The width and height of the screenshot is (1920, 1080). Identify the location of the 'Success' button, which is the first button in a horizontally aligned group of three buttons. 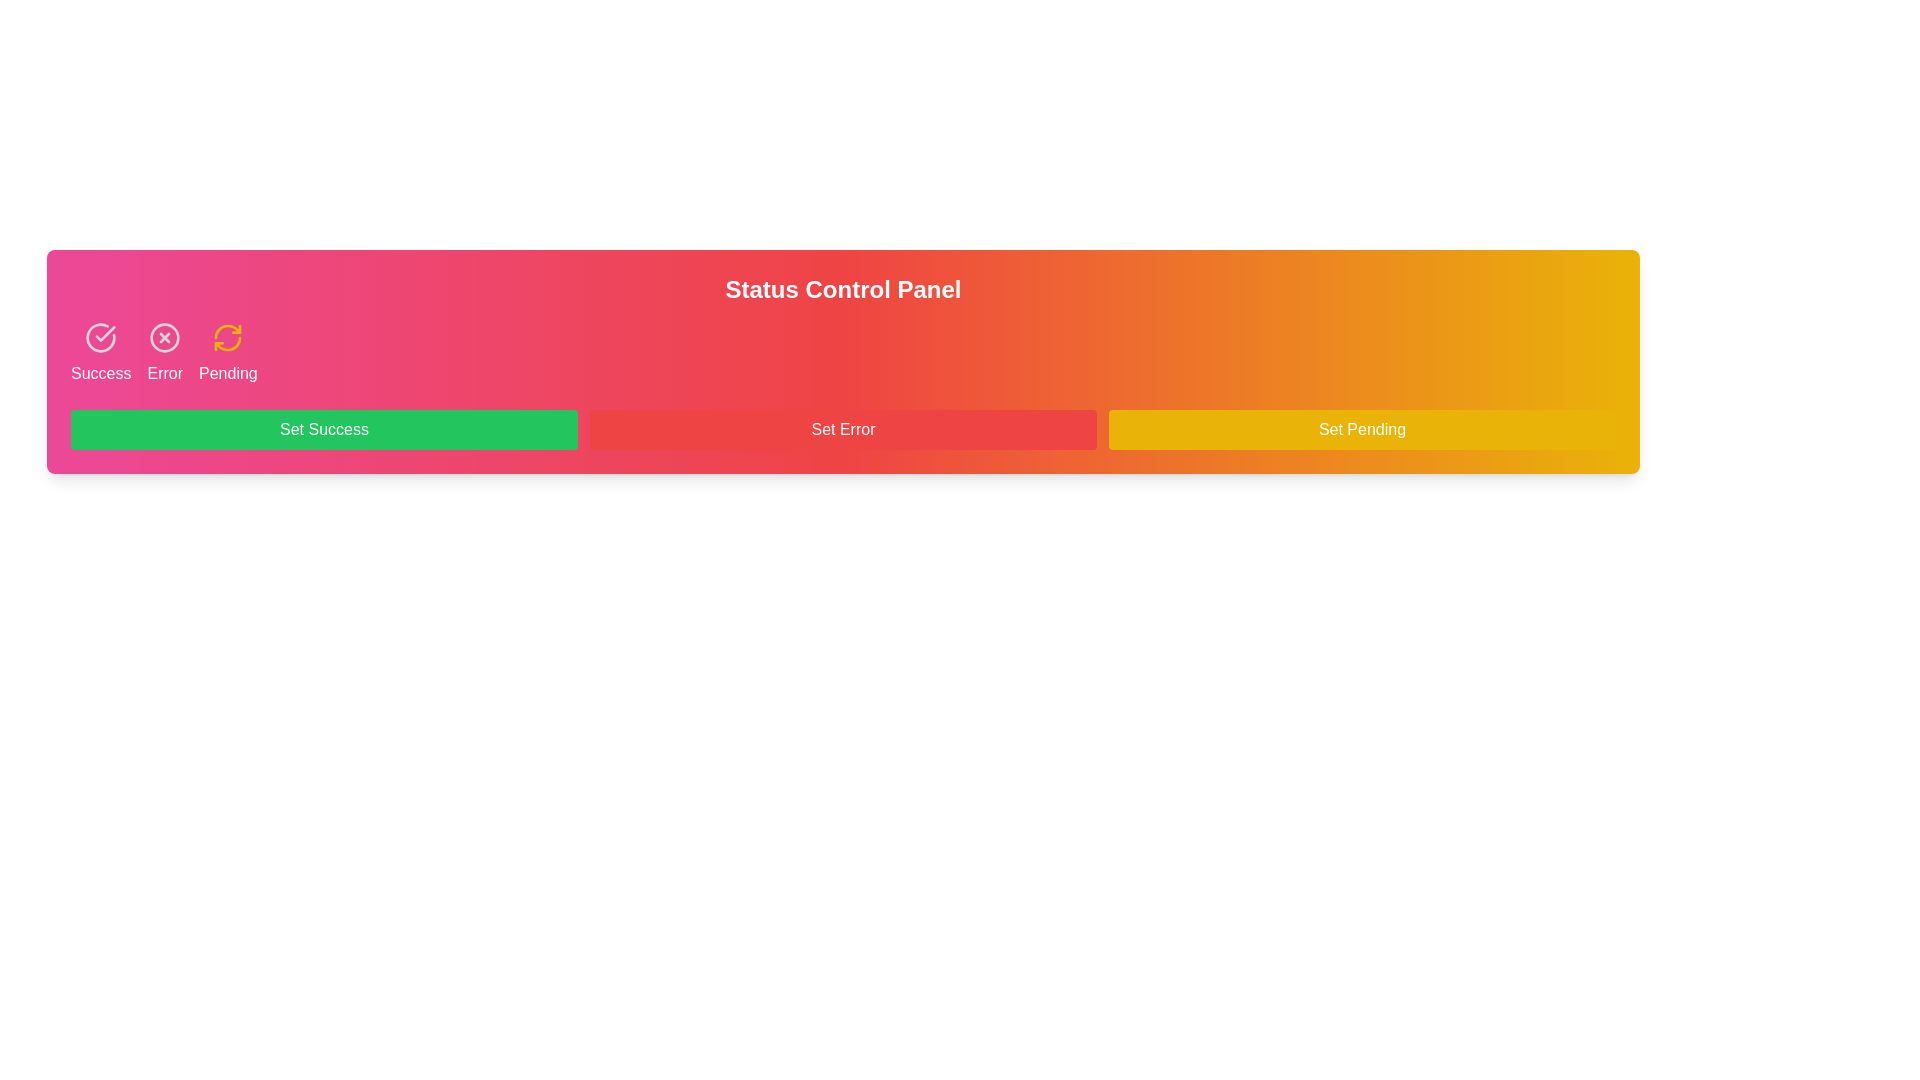
(324, 428).